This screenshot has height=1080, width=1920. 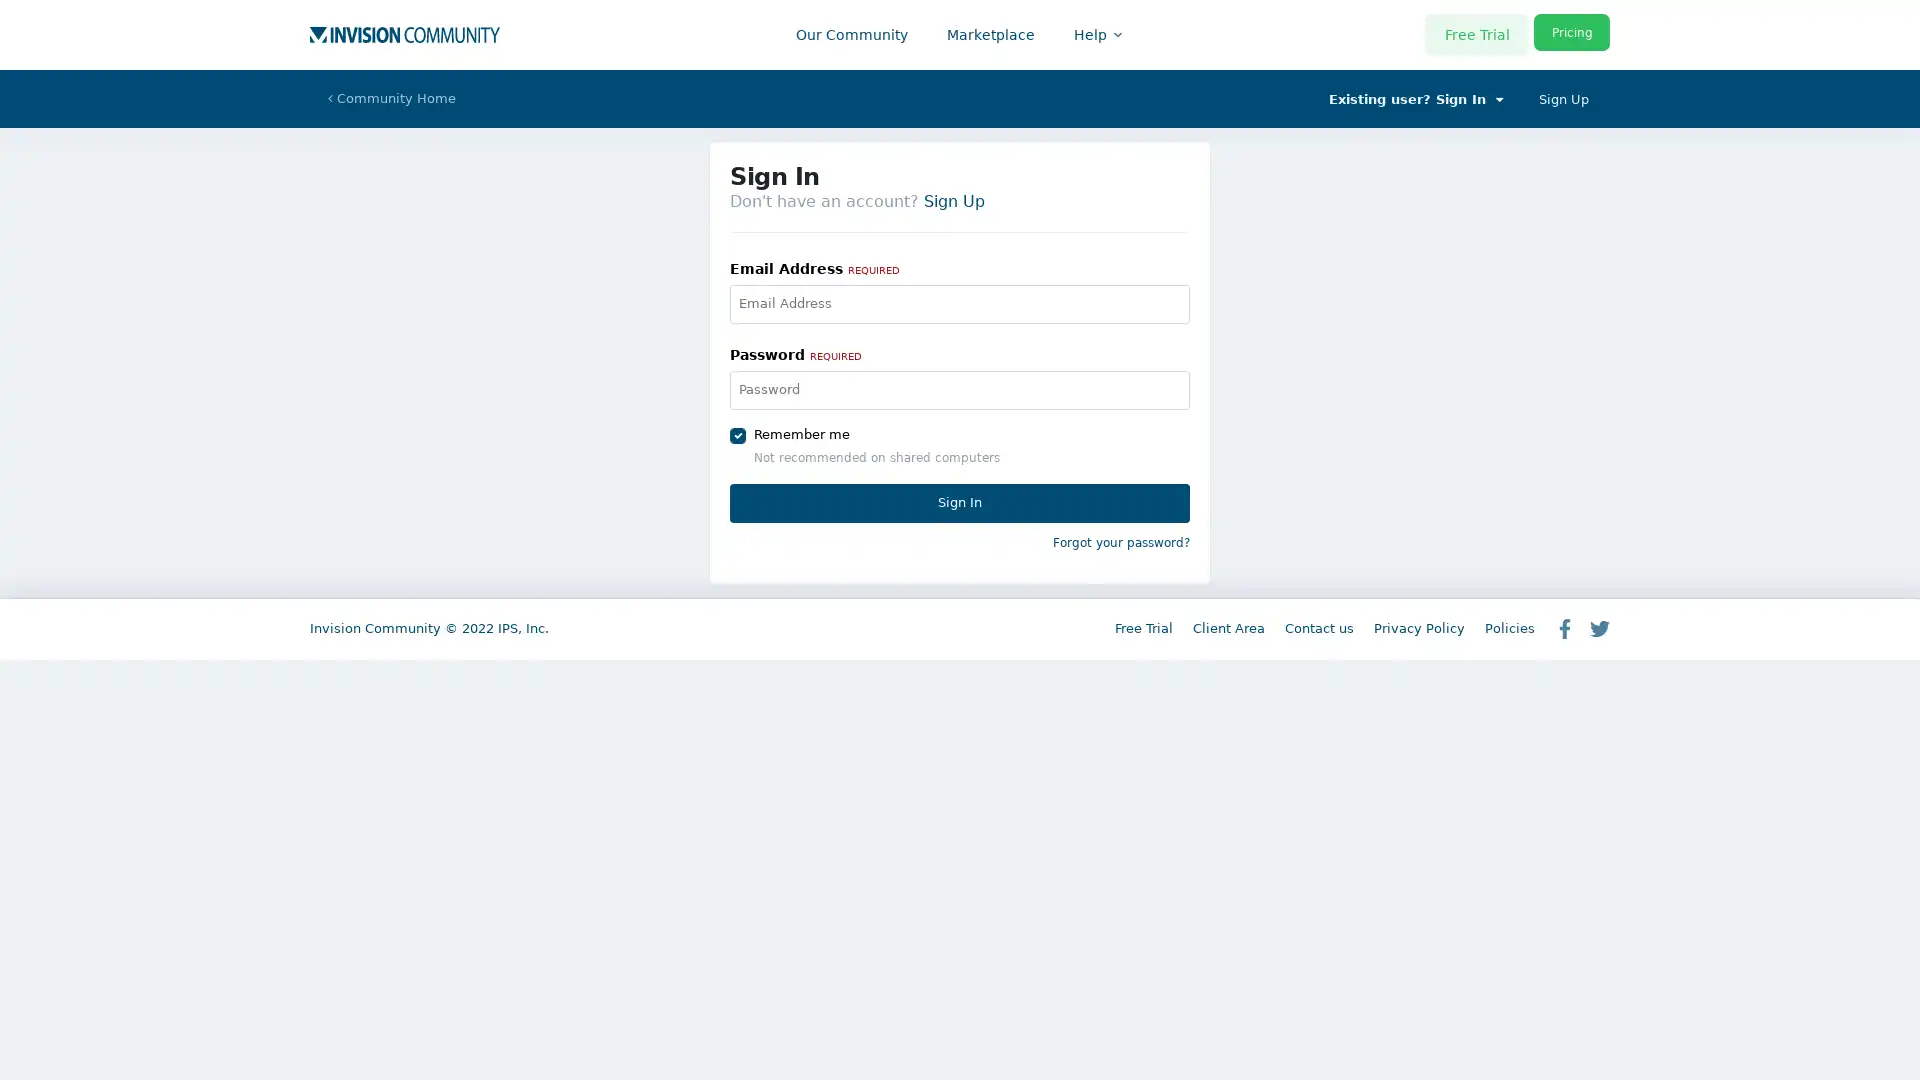 I want to click on Sign In, so click(x=960, y=501).